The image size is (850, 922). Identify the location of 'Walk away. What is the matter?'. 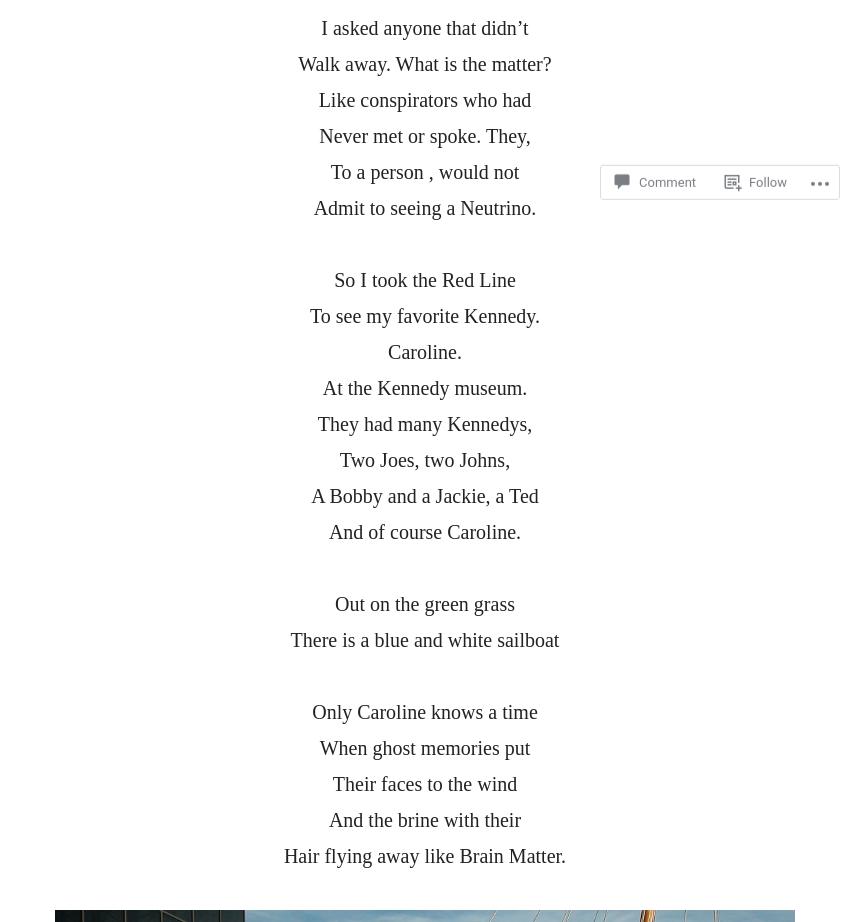
(424, 63).